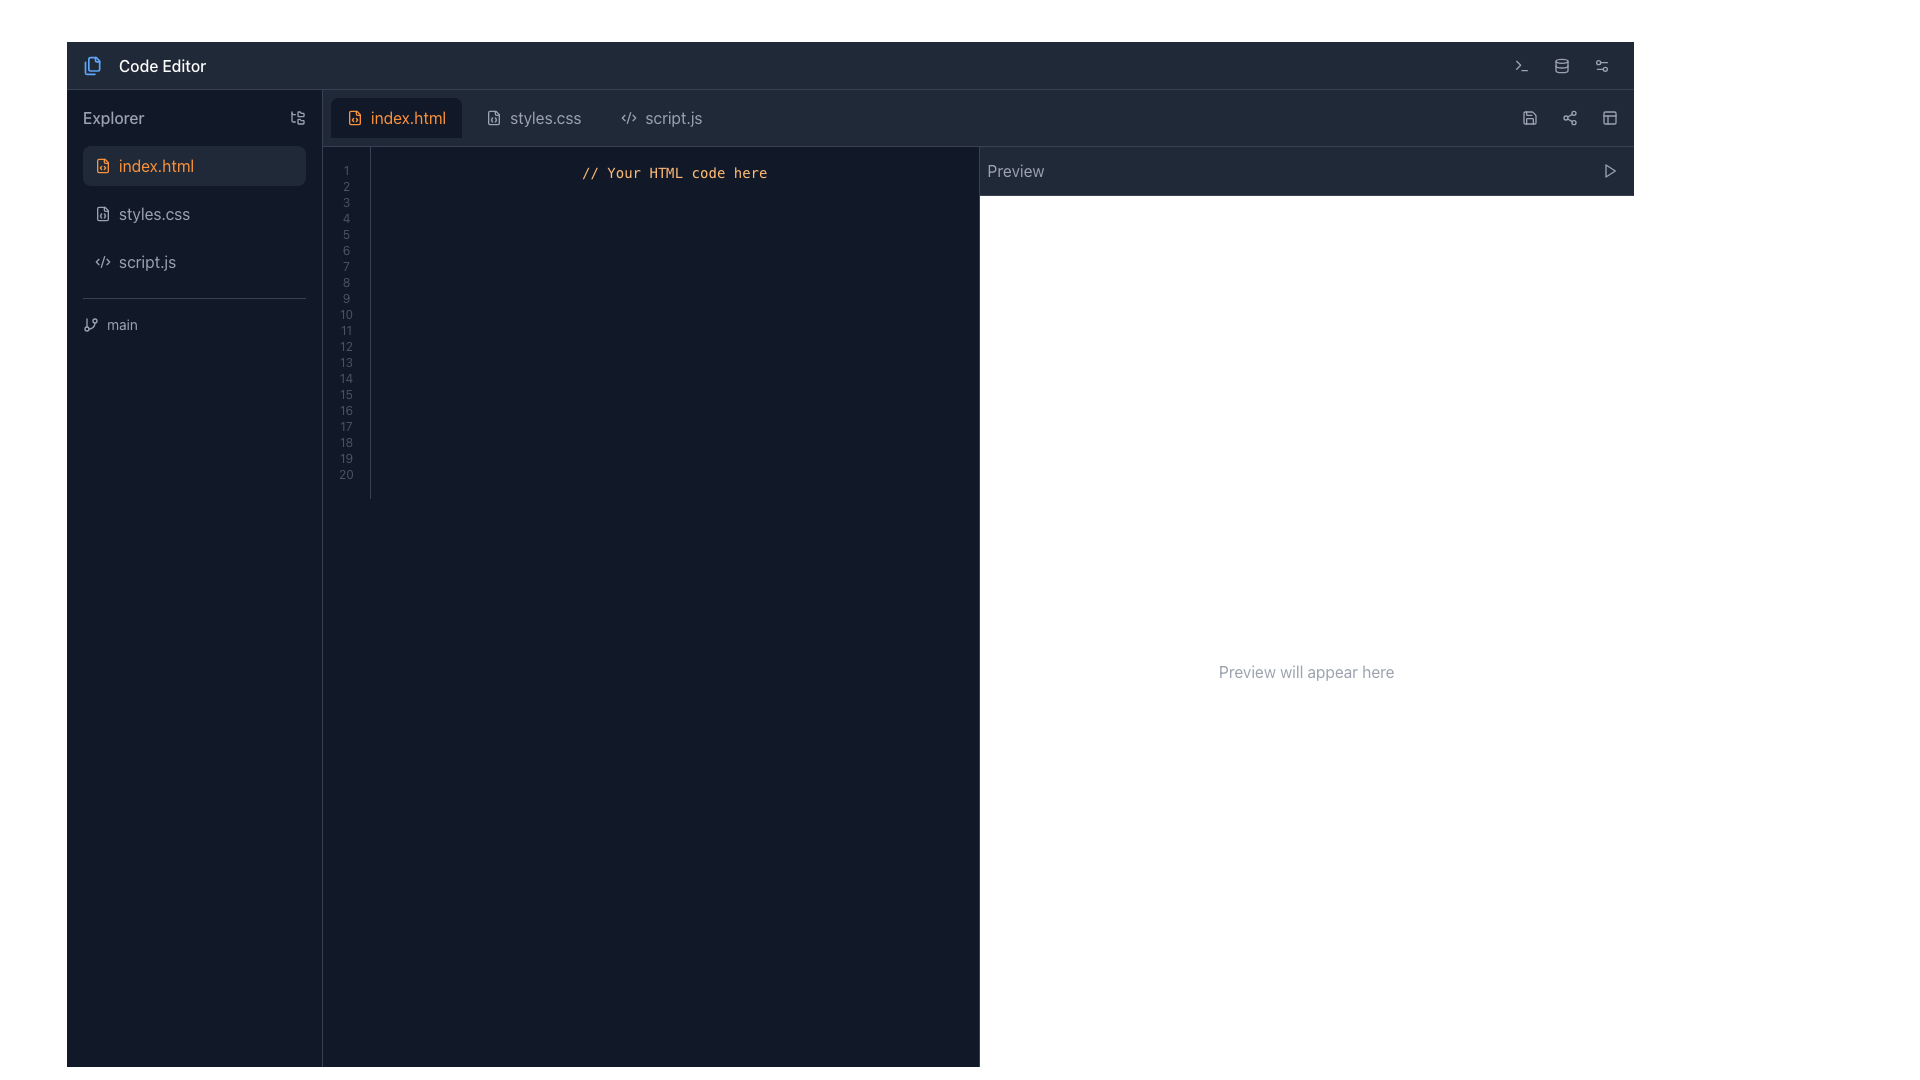 Image resolution: width=1920 pixels, height=1080 pixels. Describe the element at coordinates (101, 164) in the screenshot. I see `the file icon representing 'index.html' in the file explorer section to enhance user interactions and indicate file type or status` at that location.